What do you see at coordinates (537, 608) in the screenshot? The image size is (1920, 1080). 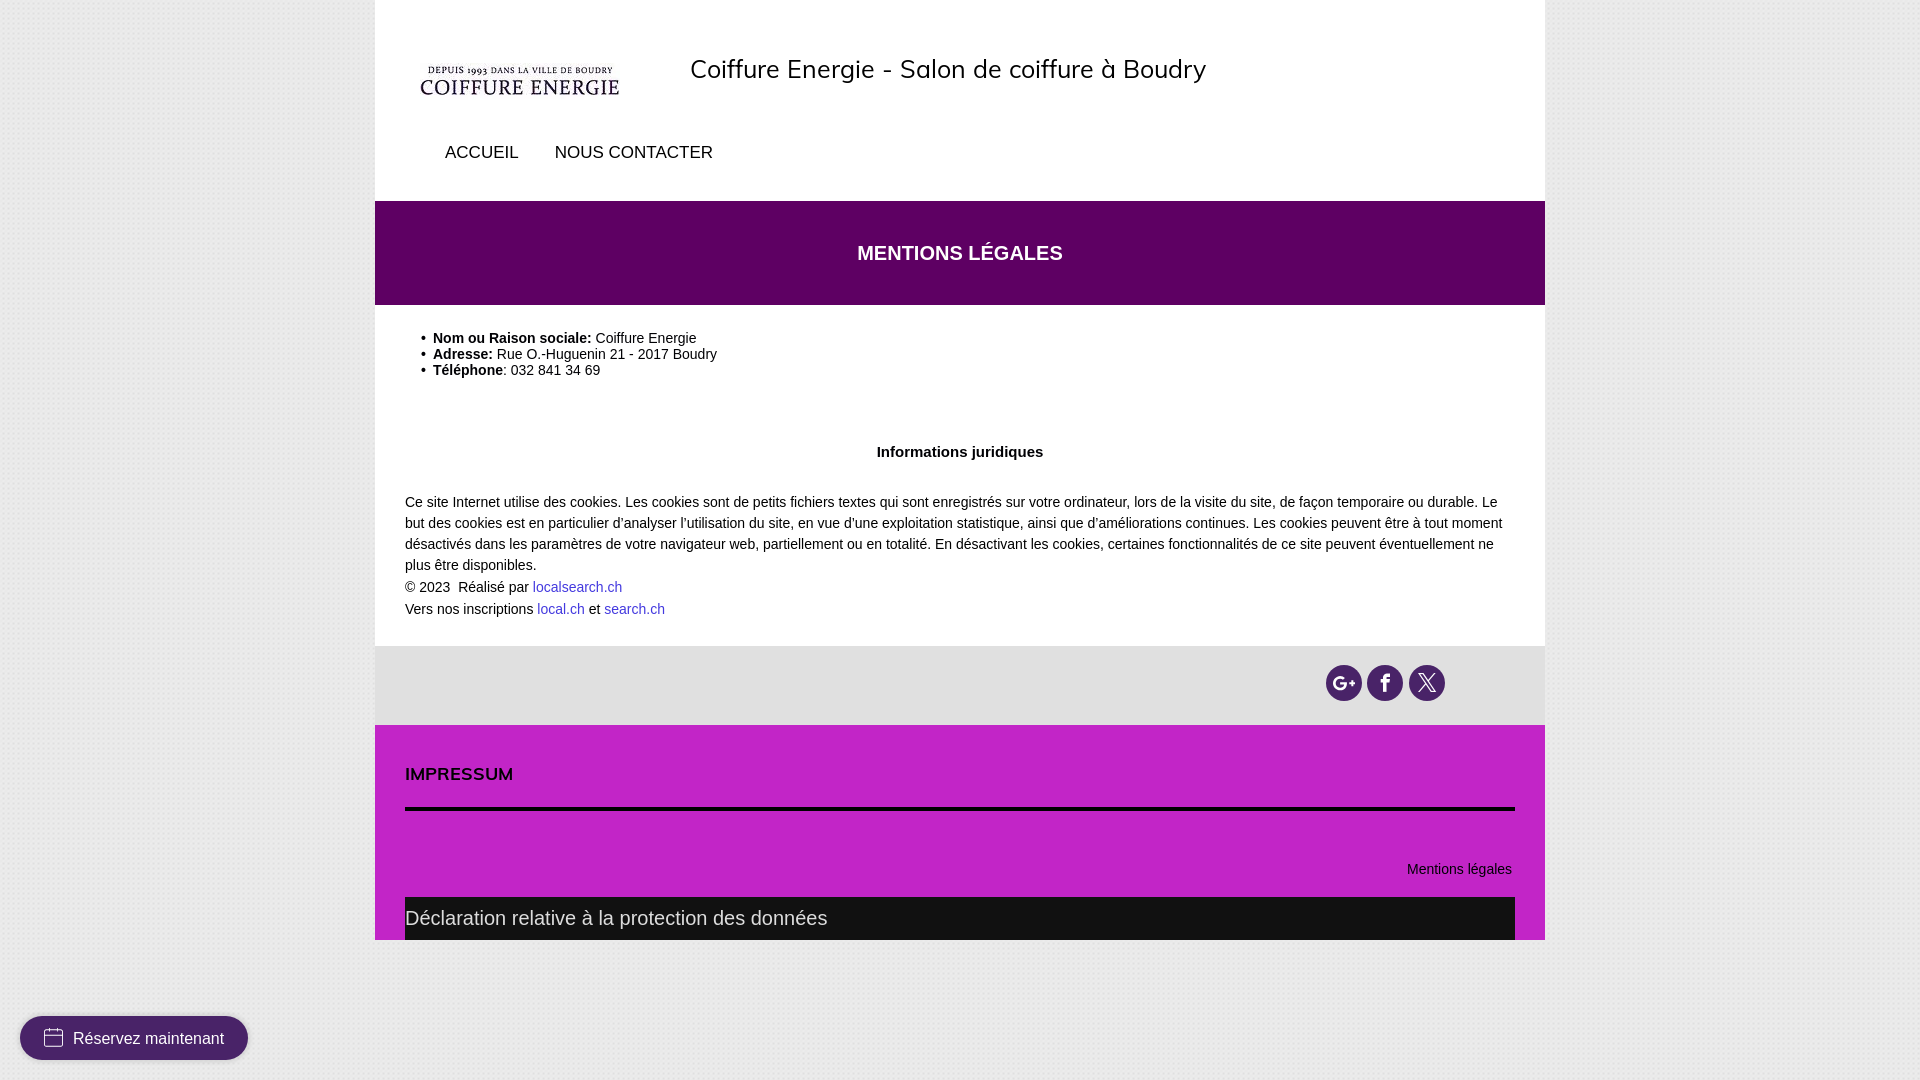 I see `'local.ch'` at bounding box center [537, 608].